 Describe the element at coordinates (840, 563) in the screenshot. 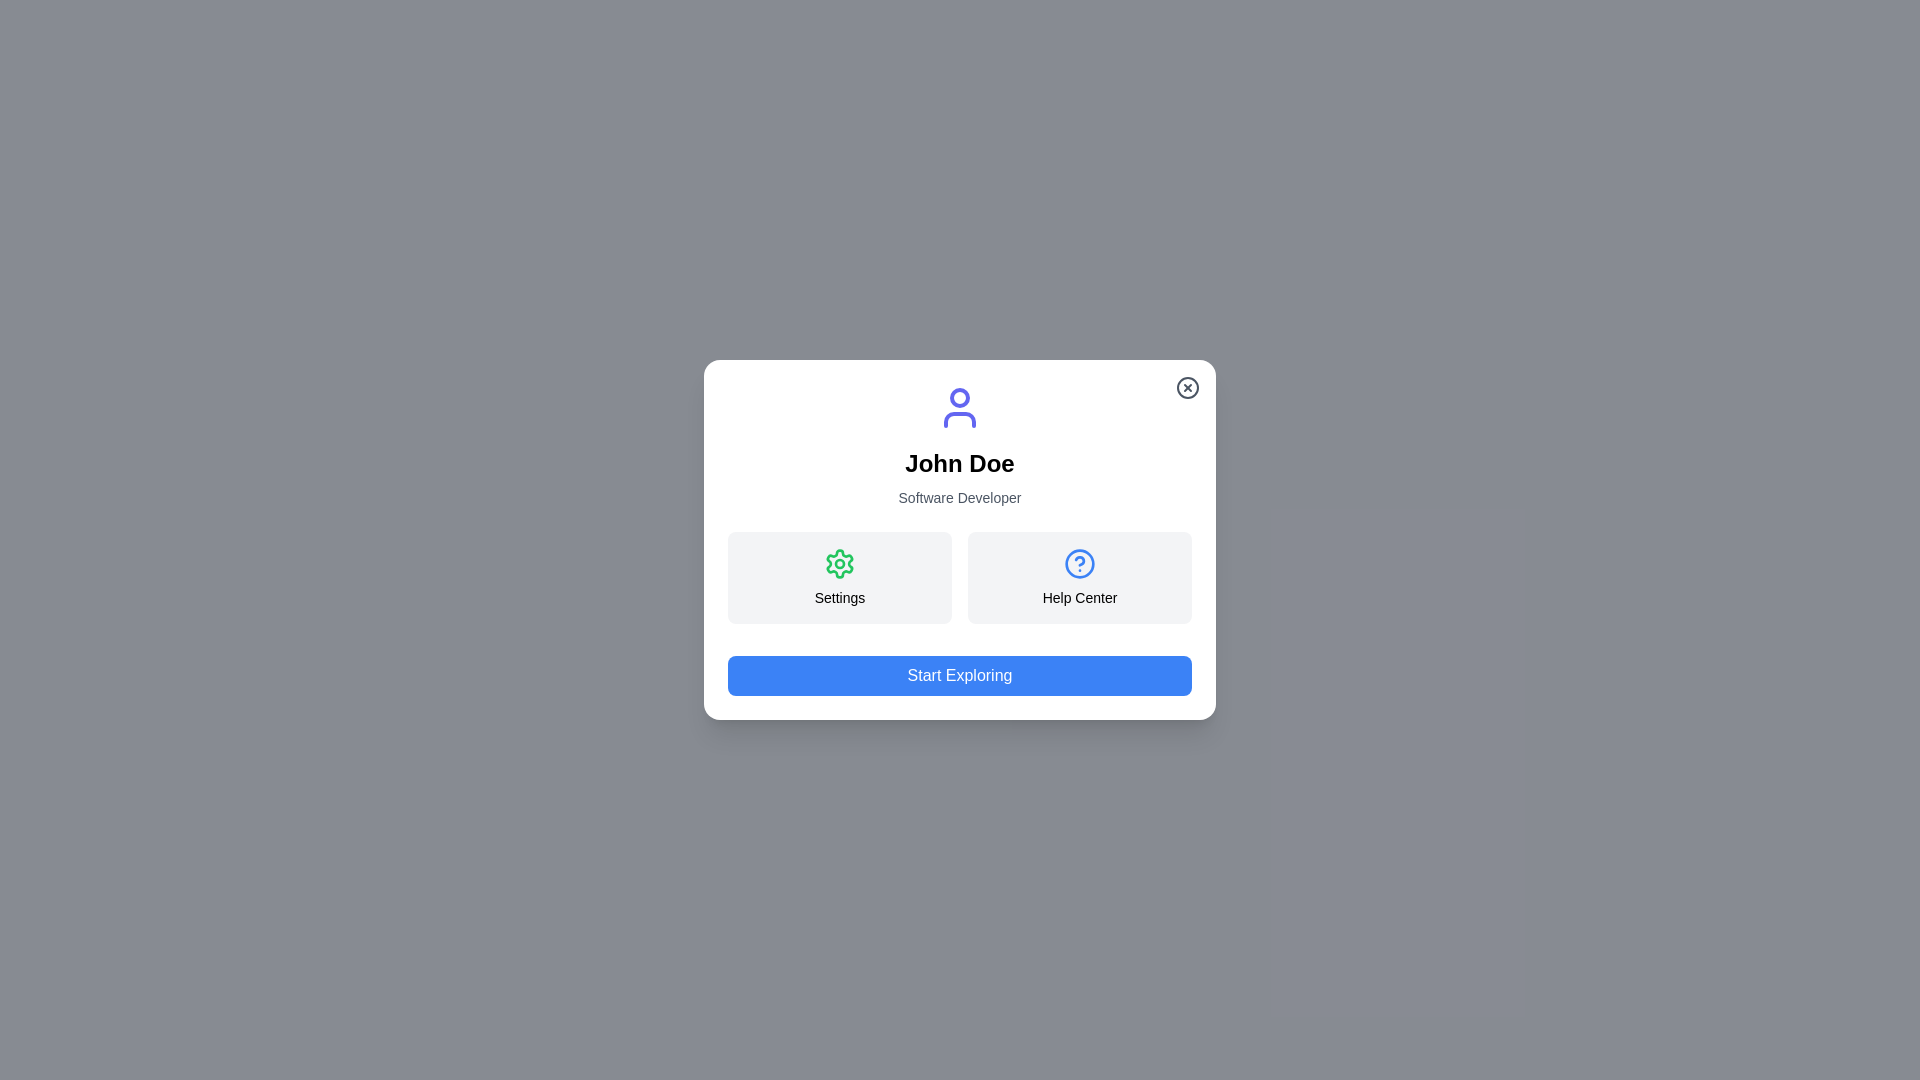

I see `the 'Settings' button, which is located in the lower section of the modal window and is centered around the provided coordinates` at that location.